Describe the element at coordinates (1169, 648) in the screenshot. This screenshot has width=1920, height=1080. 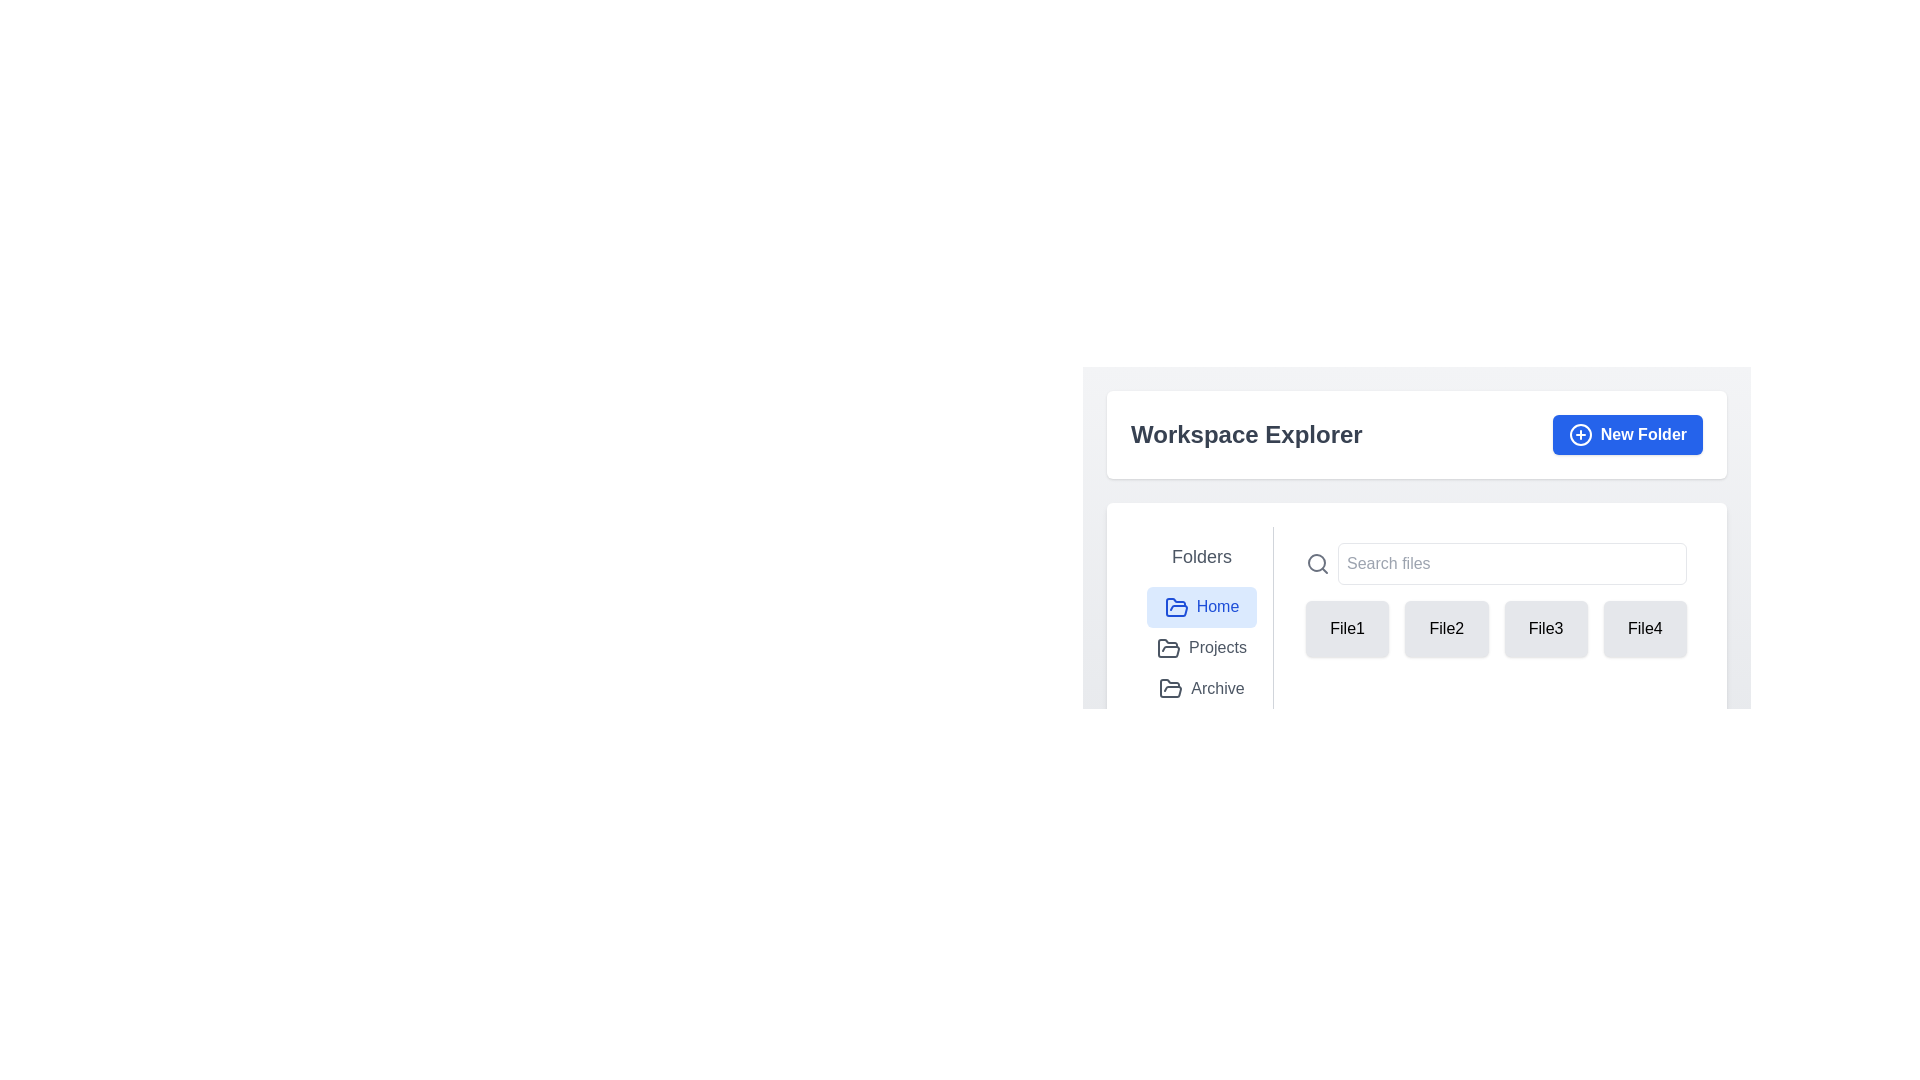
I see `the 'Projects' folder icon in the navigation menu, which is the second item in the list and located to the left of the text 'Projects'` at that location.